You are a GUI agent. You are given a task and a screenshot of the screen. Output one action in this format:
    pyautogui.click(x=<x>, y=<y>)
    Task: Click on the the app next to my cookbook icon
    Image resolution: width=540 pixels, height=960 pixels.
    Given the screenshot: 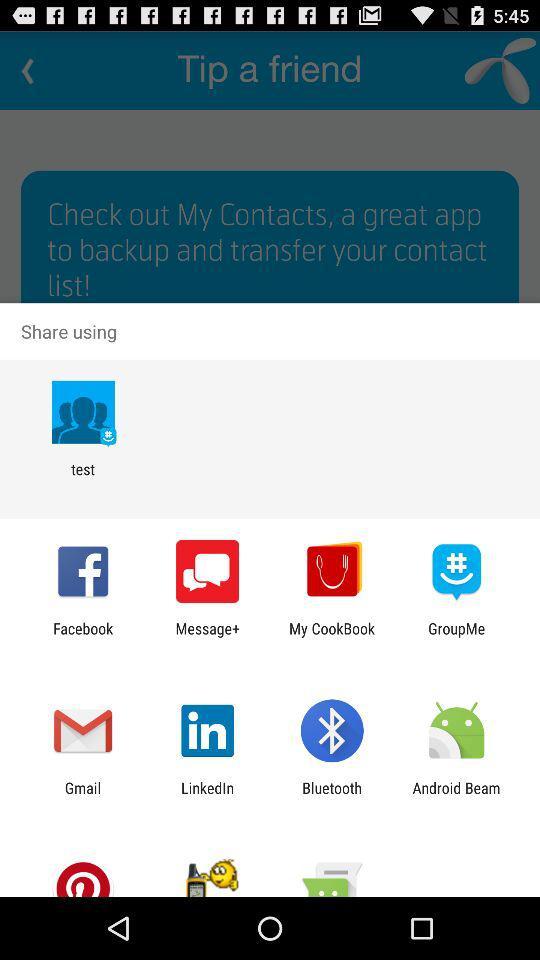 What is the action you would take?
    pyautogui.click(x=206, y=636)
    